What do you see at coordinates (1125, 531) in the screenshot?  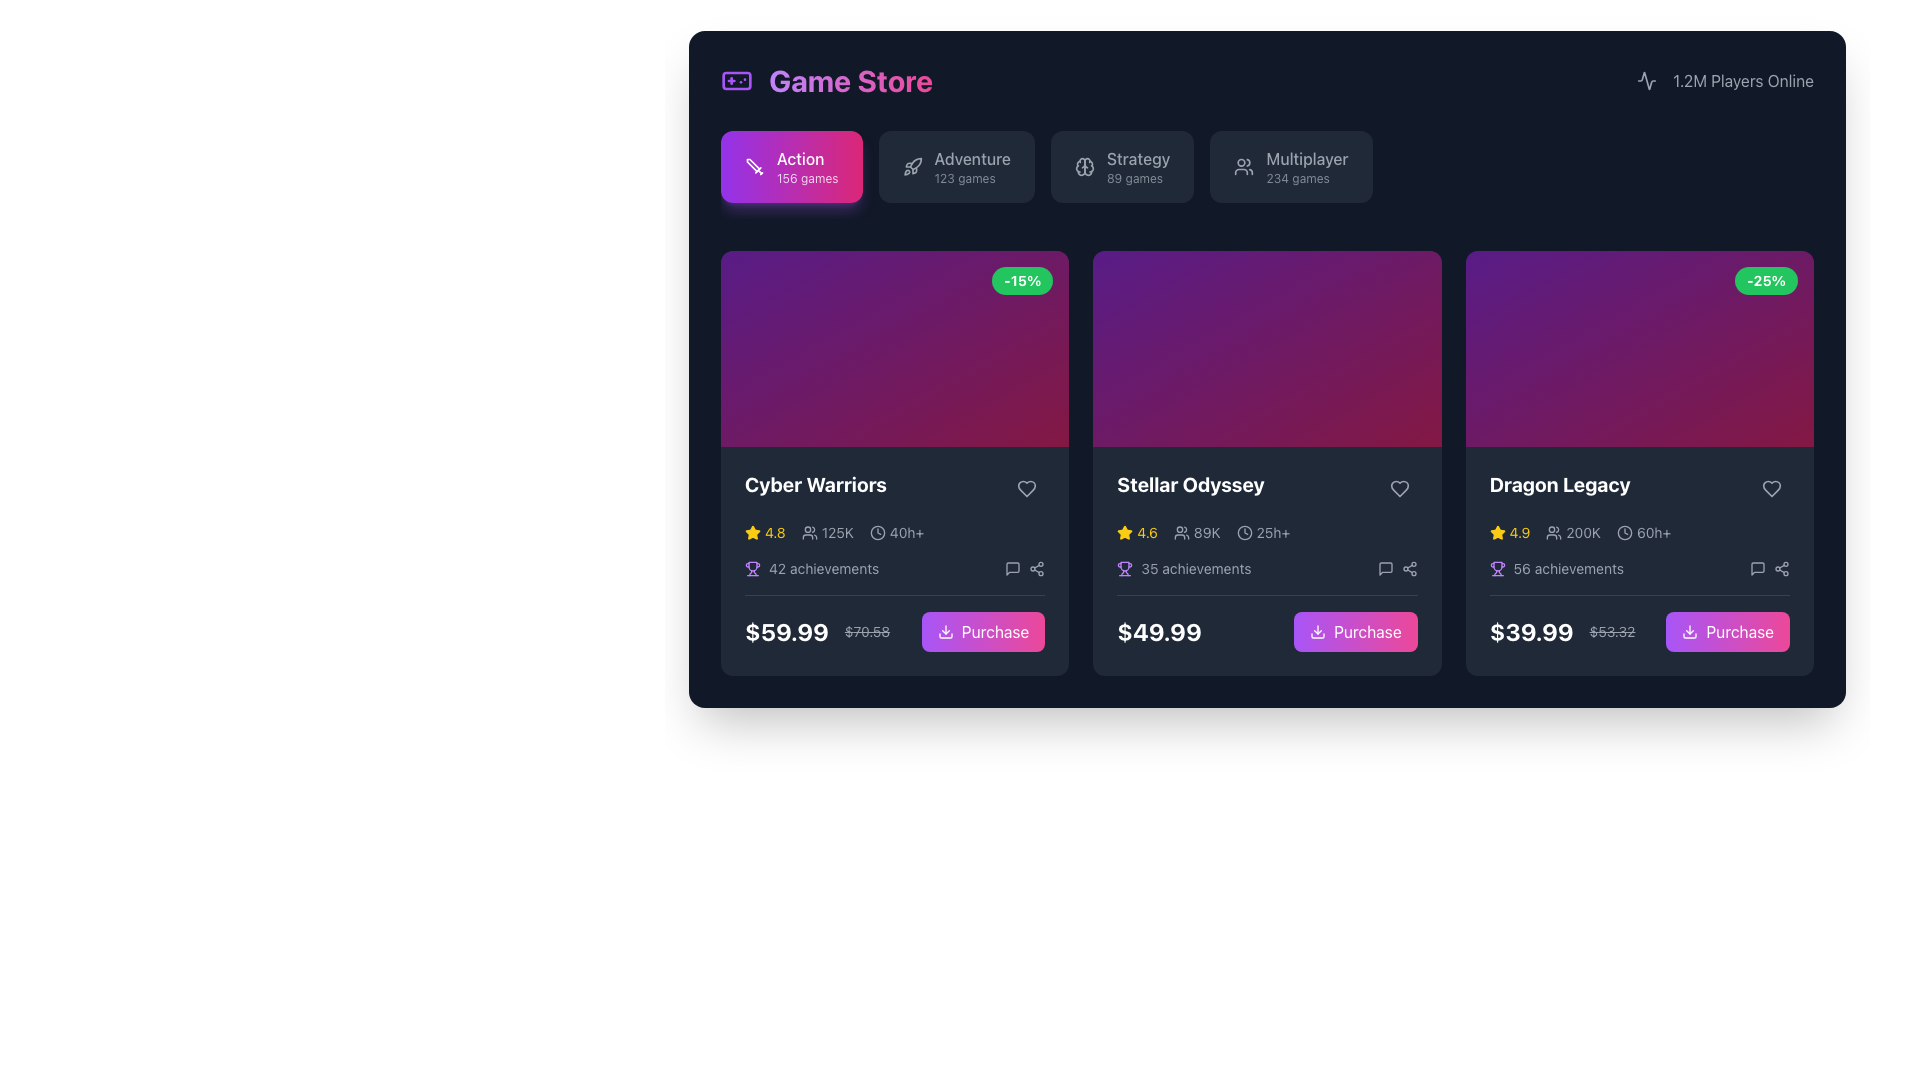 I see `the small yellow star icon with a black outline located in the second card from the left, which displays the game 'Stellar Odyssey'` at bounding box center [1125, 531].